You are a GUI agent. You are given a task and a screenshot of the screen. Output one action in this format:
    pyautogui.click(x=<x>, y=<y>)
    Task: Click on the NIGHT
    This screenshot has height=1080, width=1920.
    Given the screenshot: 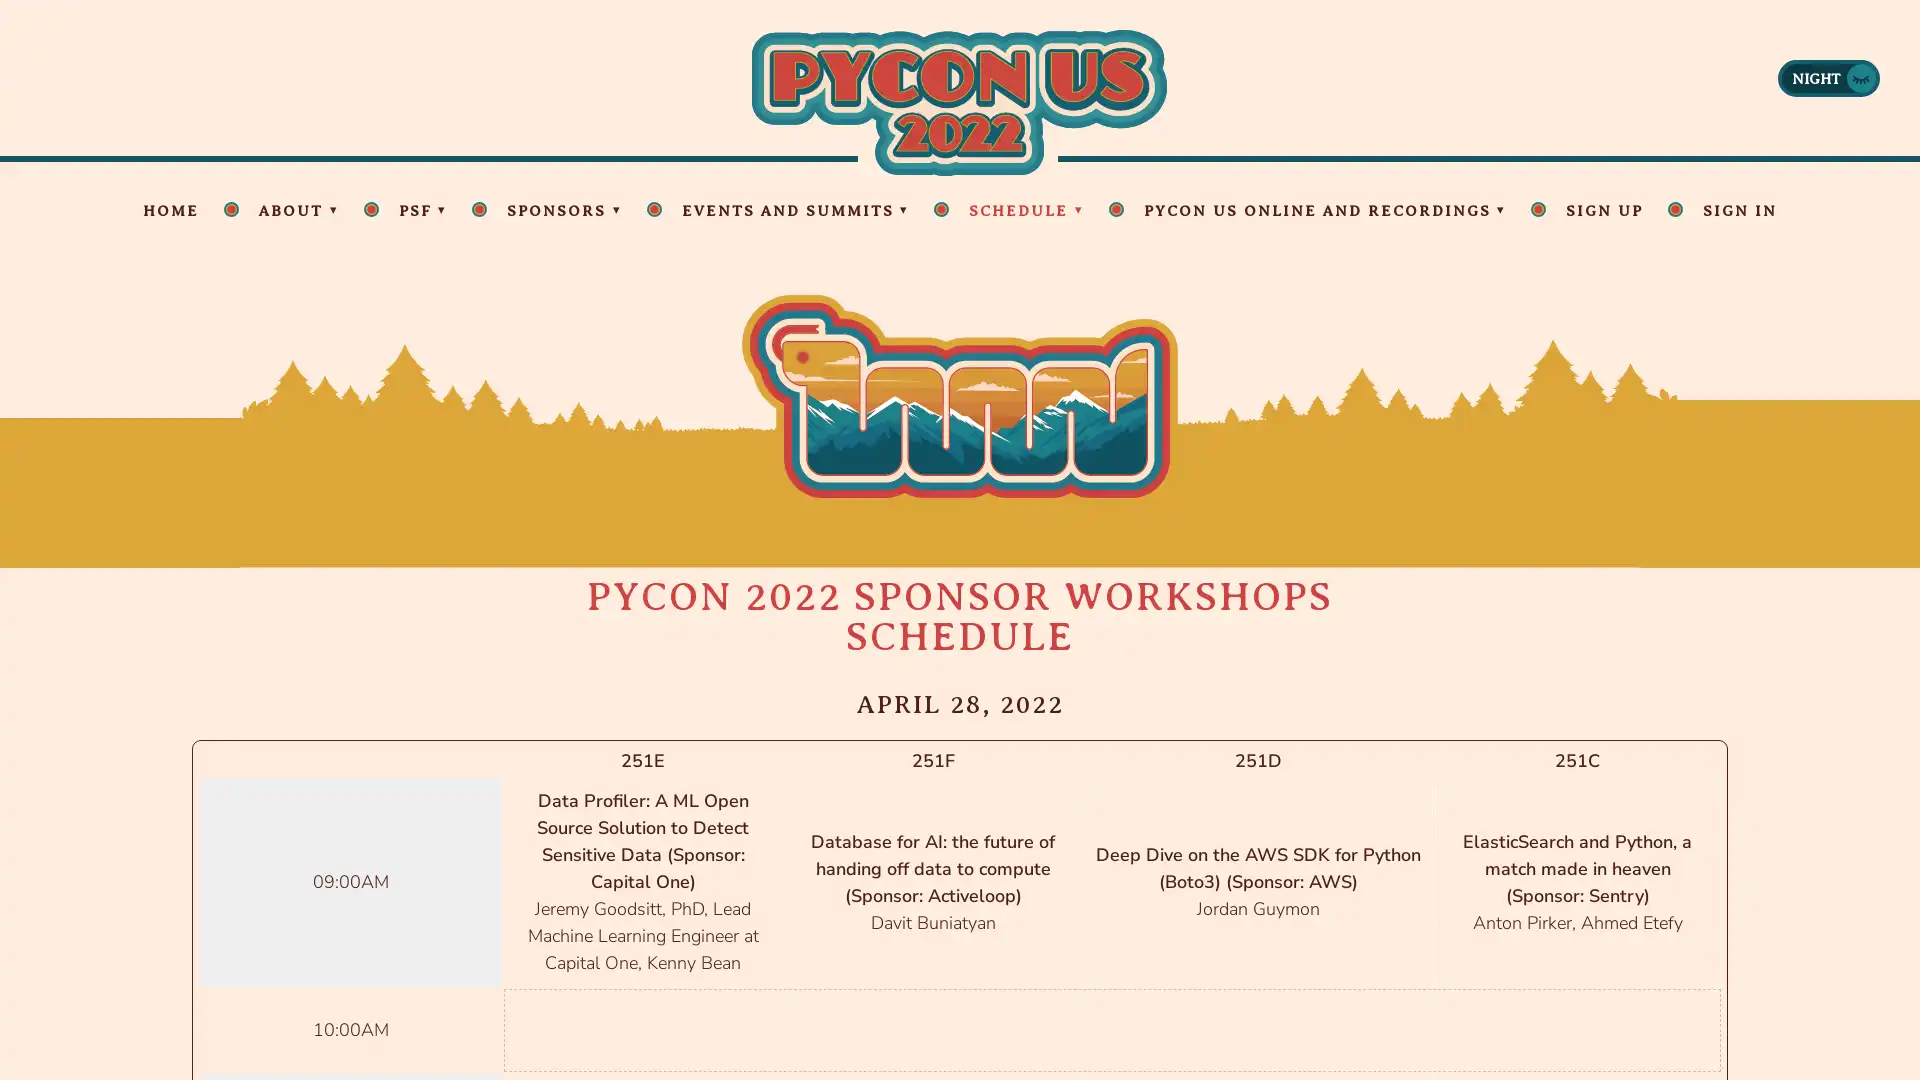 What is the action you would take?
    pyautogui.click(x=1828, y=76)
    